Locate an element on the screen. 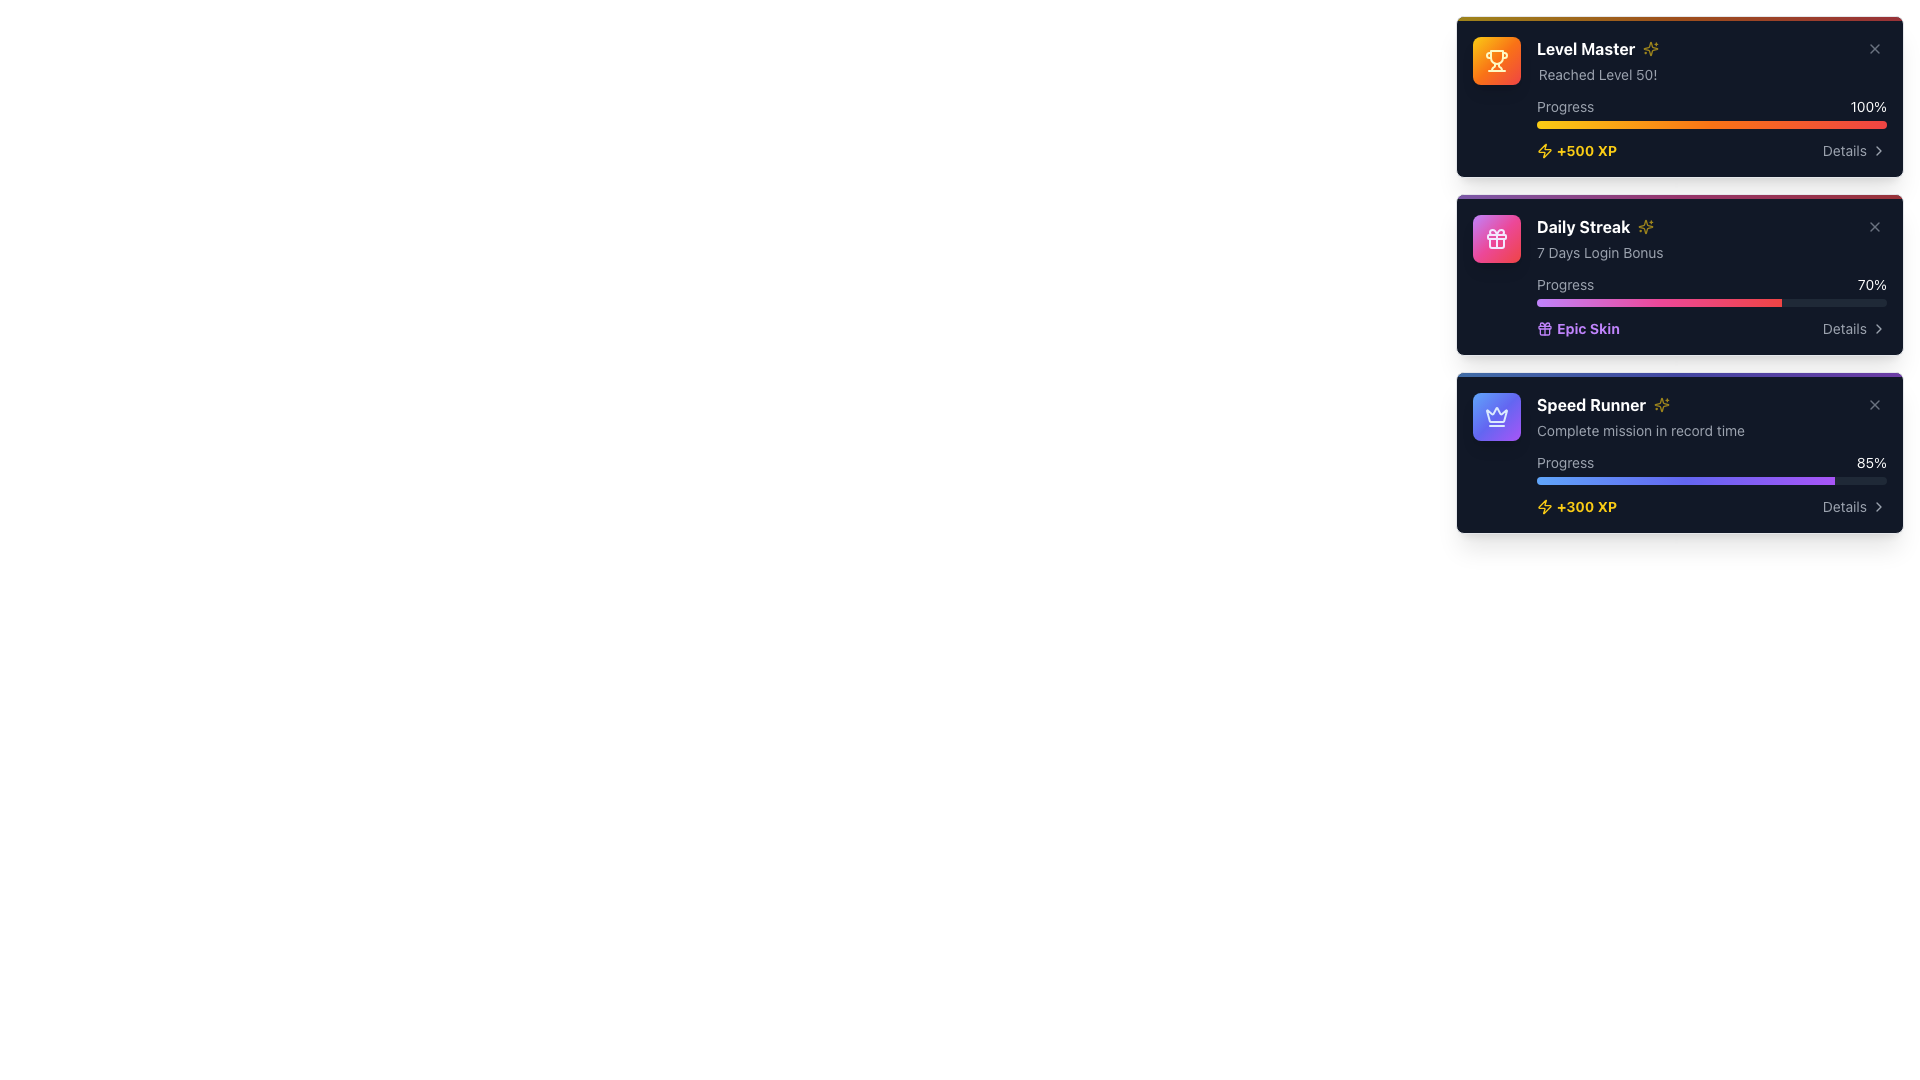 The height and width of the screenshot is (1080, 1920). the decorative icon representing the 'Speed Runner' achievement, located on the left side of the 'Speed Runner' card above the text 'Complete mission in record time.' is located at coordinates (1497, 415).